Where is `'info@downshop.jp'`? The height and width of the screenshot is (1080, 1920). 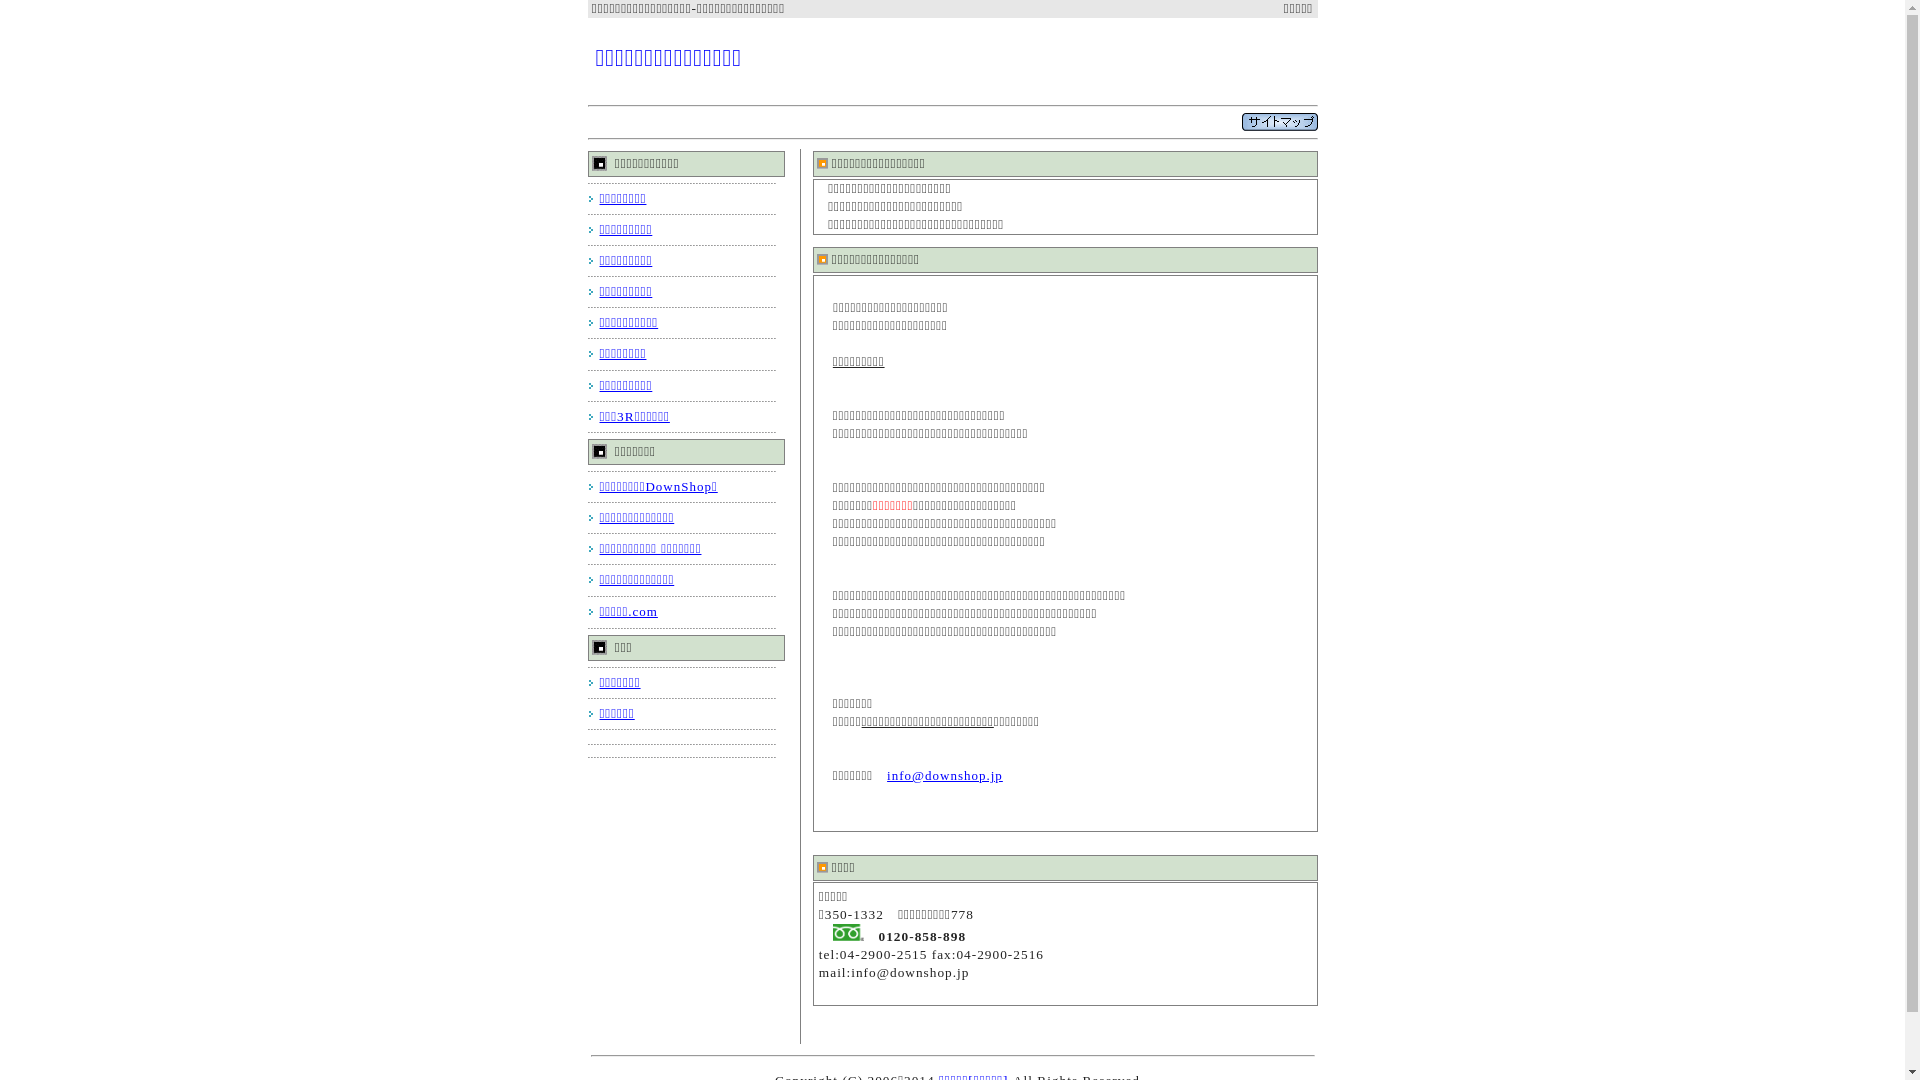 'info@downshop.jp' is located at coordinates (944, 774).